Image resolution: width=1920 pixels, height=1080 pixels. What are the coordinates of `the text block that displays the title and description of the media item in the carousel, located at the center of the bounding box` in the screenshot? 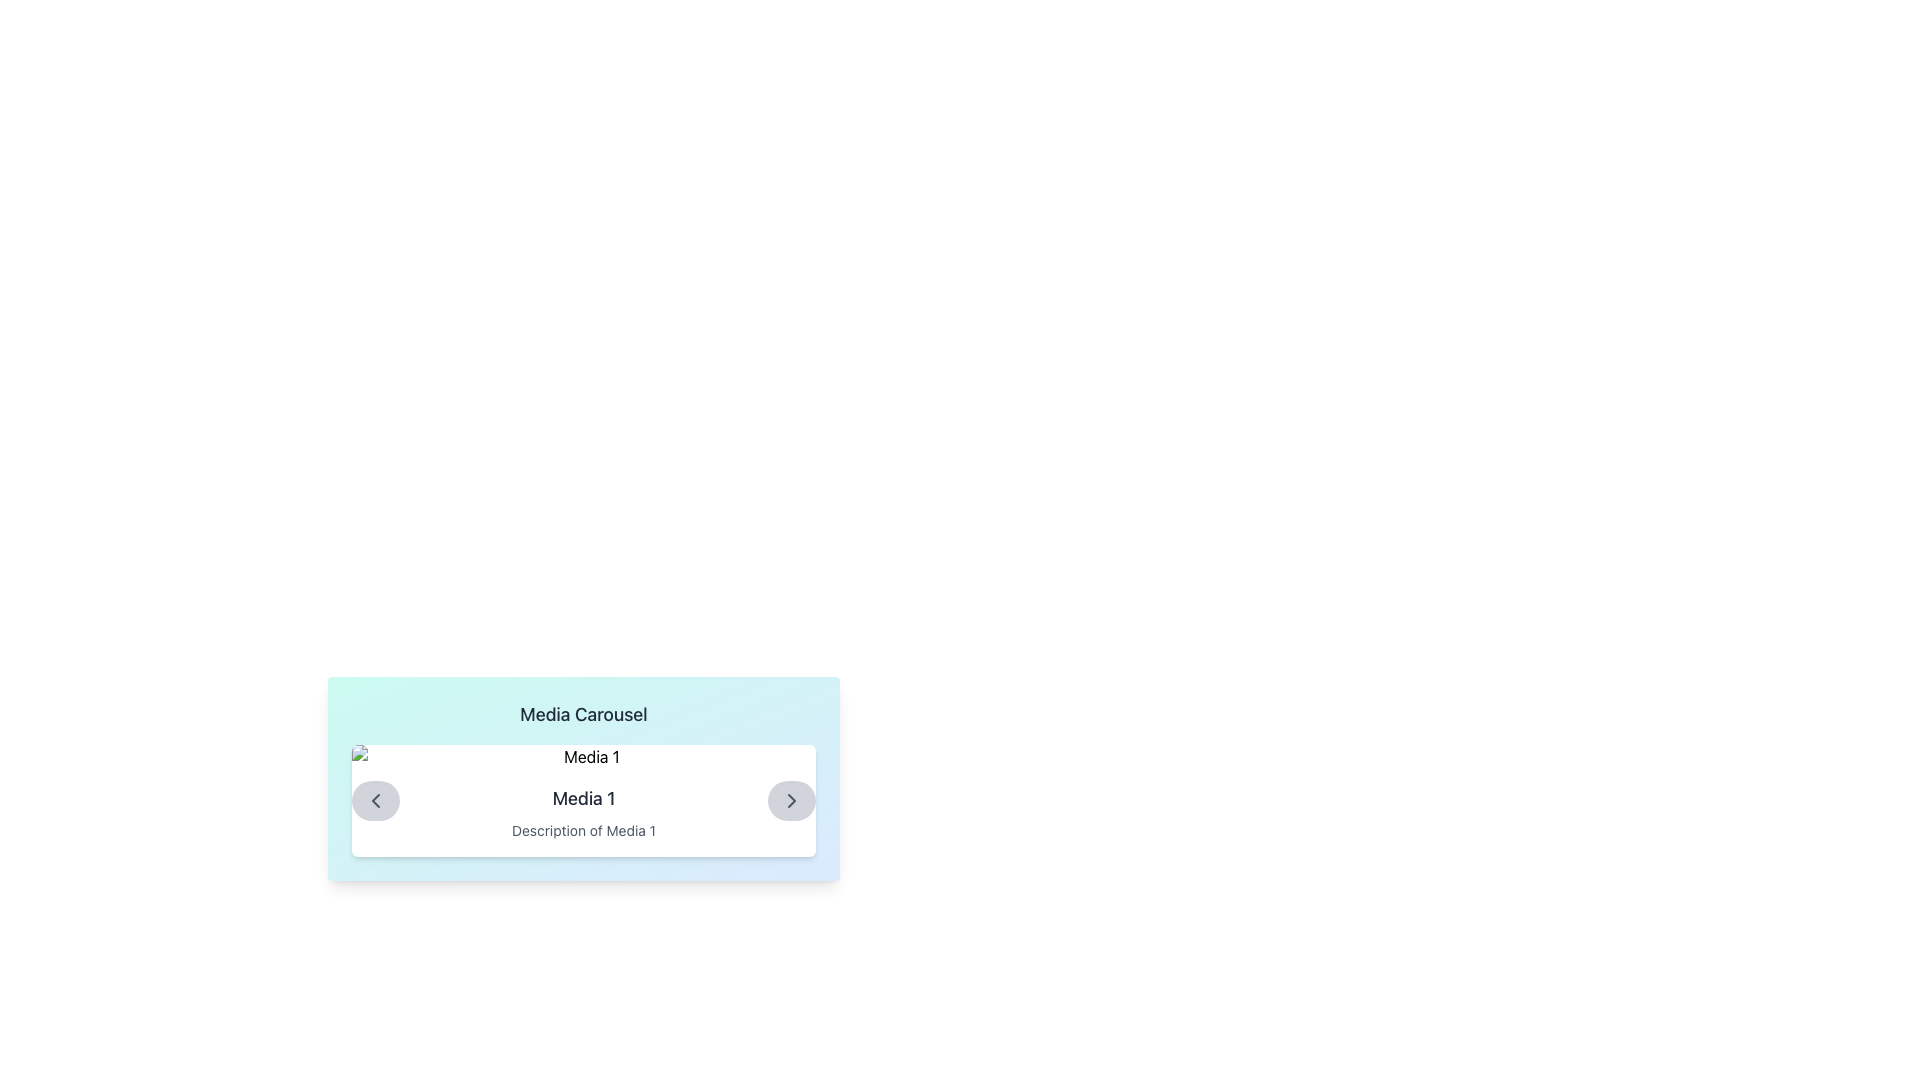 It's located at (583, 813).